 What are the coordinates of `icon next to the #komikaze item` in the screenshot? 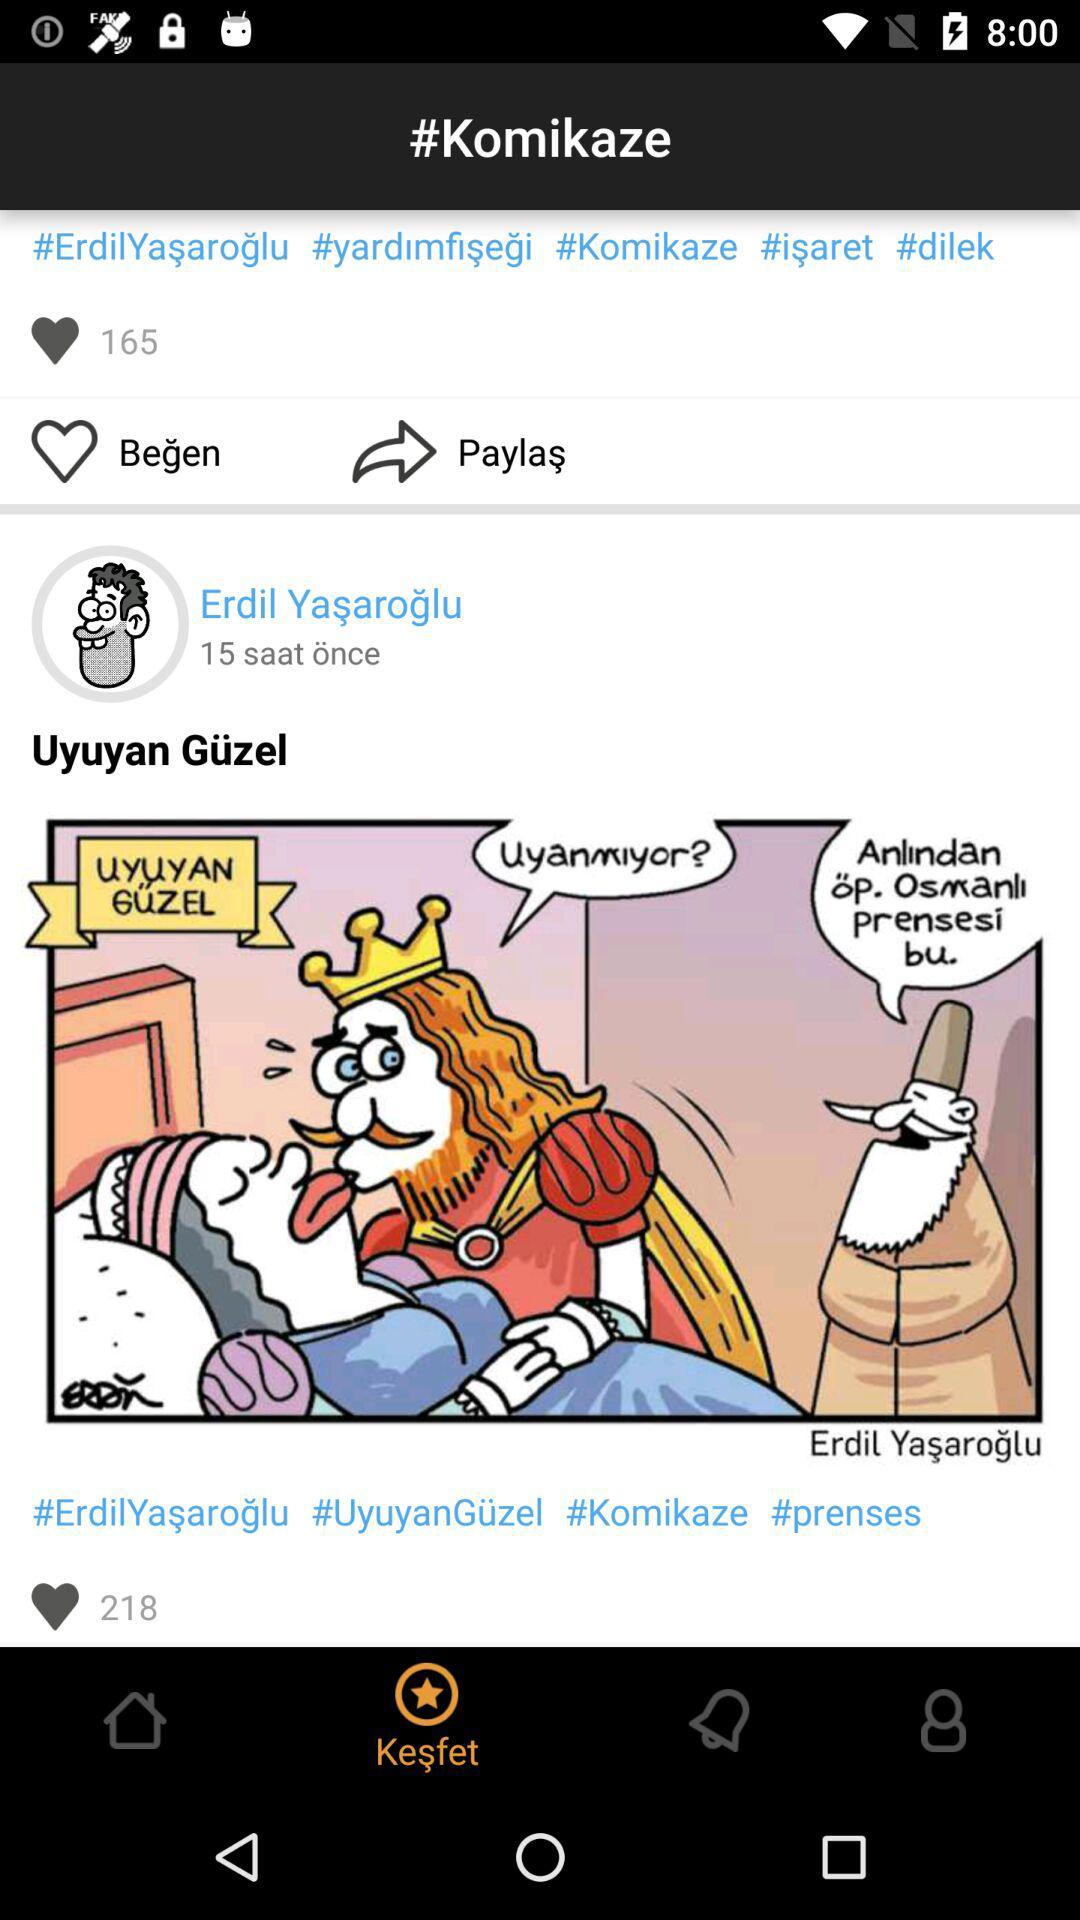 It's located at (845, 1511).